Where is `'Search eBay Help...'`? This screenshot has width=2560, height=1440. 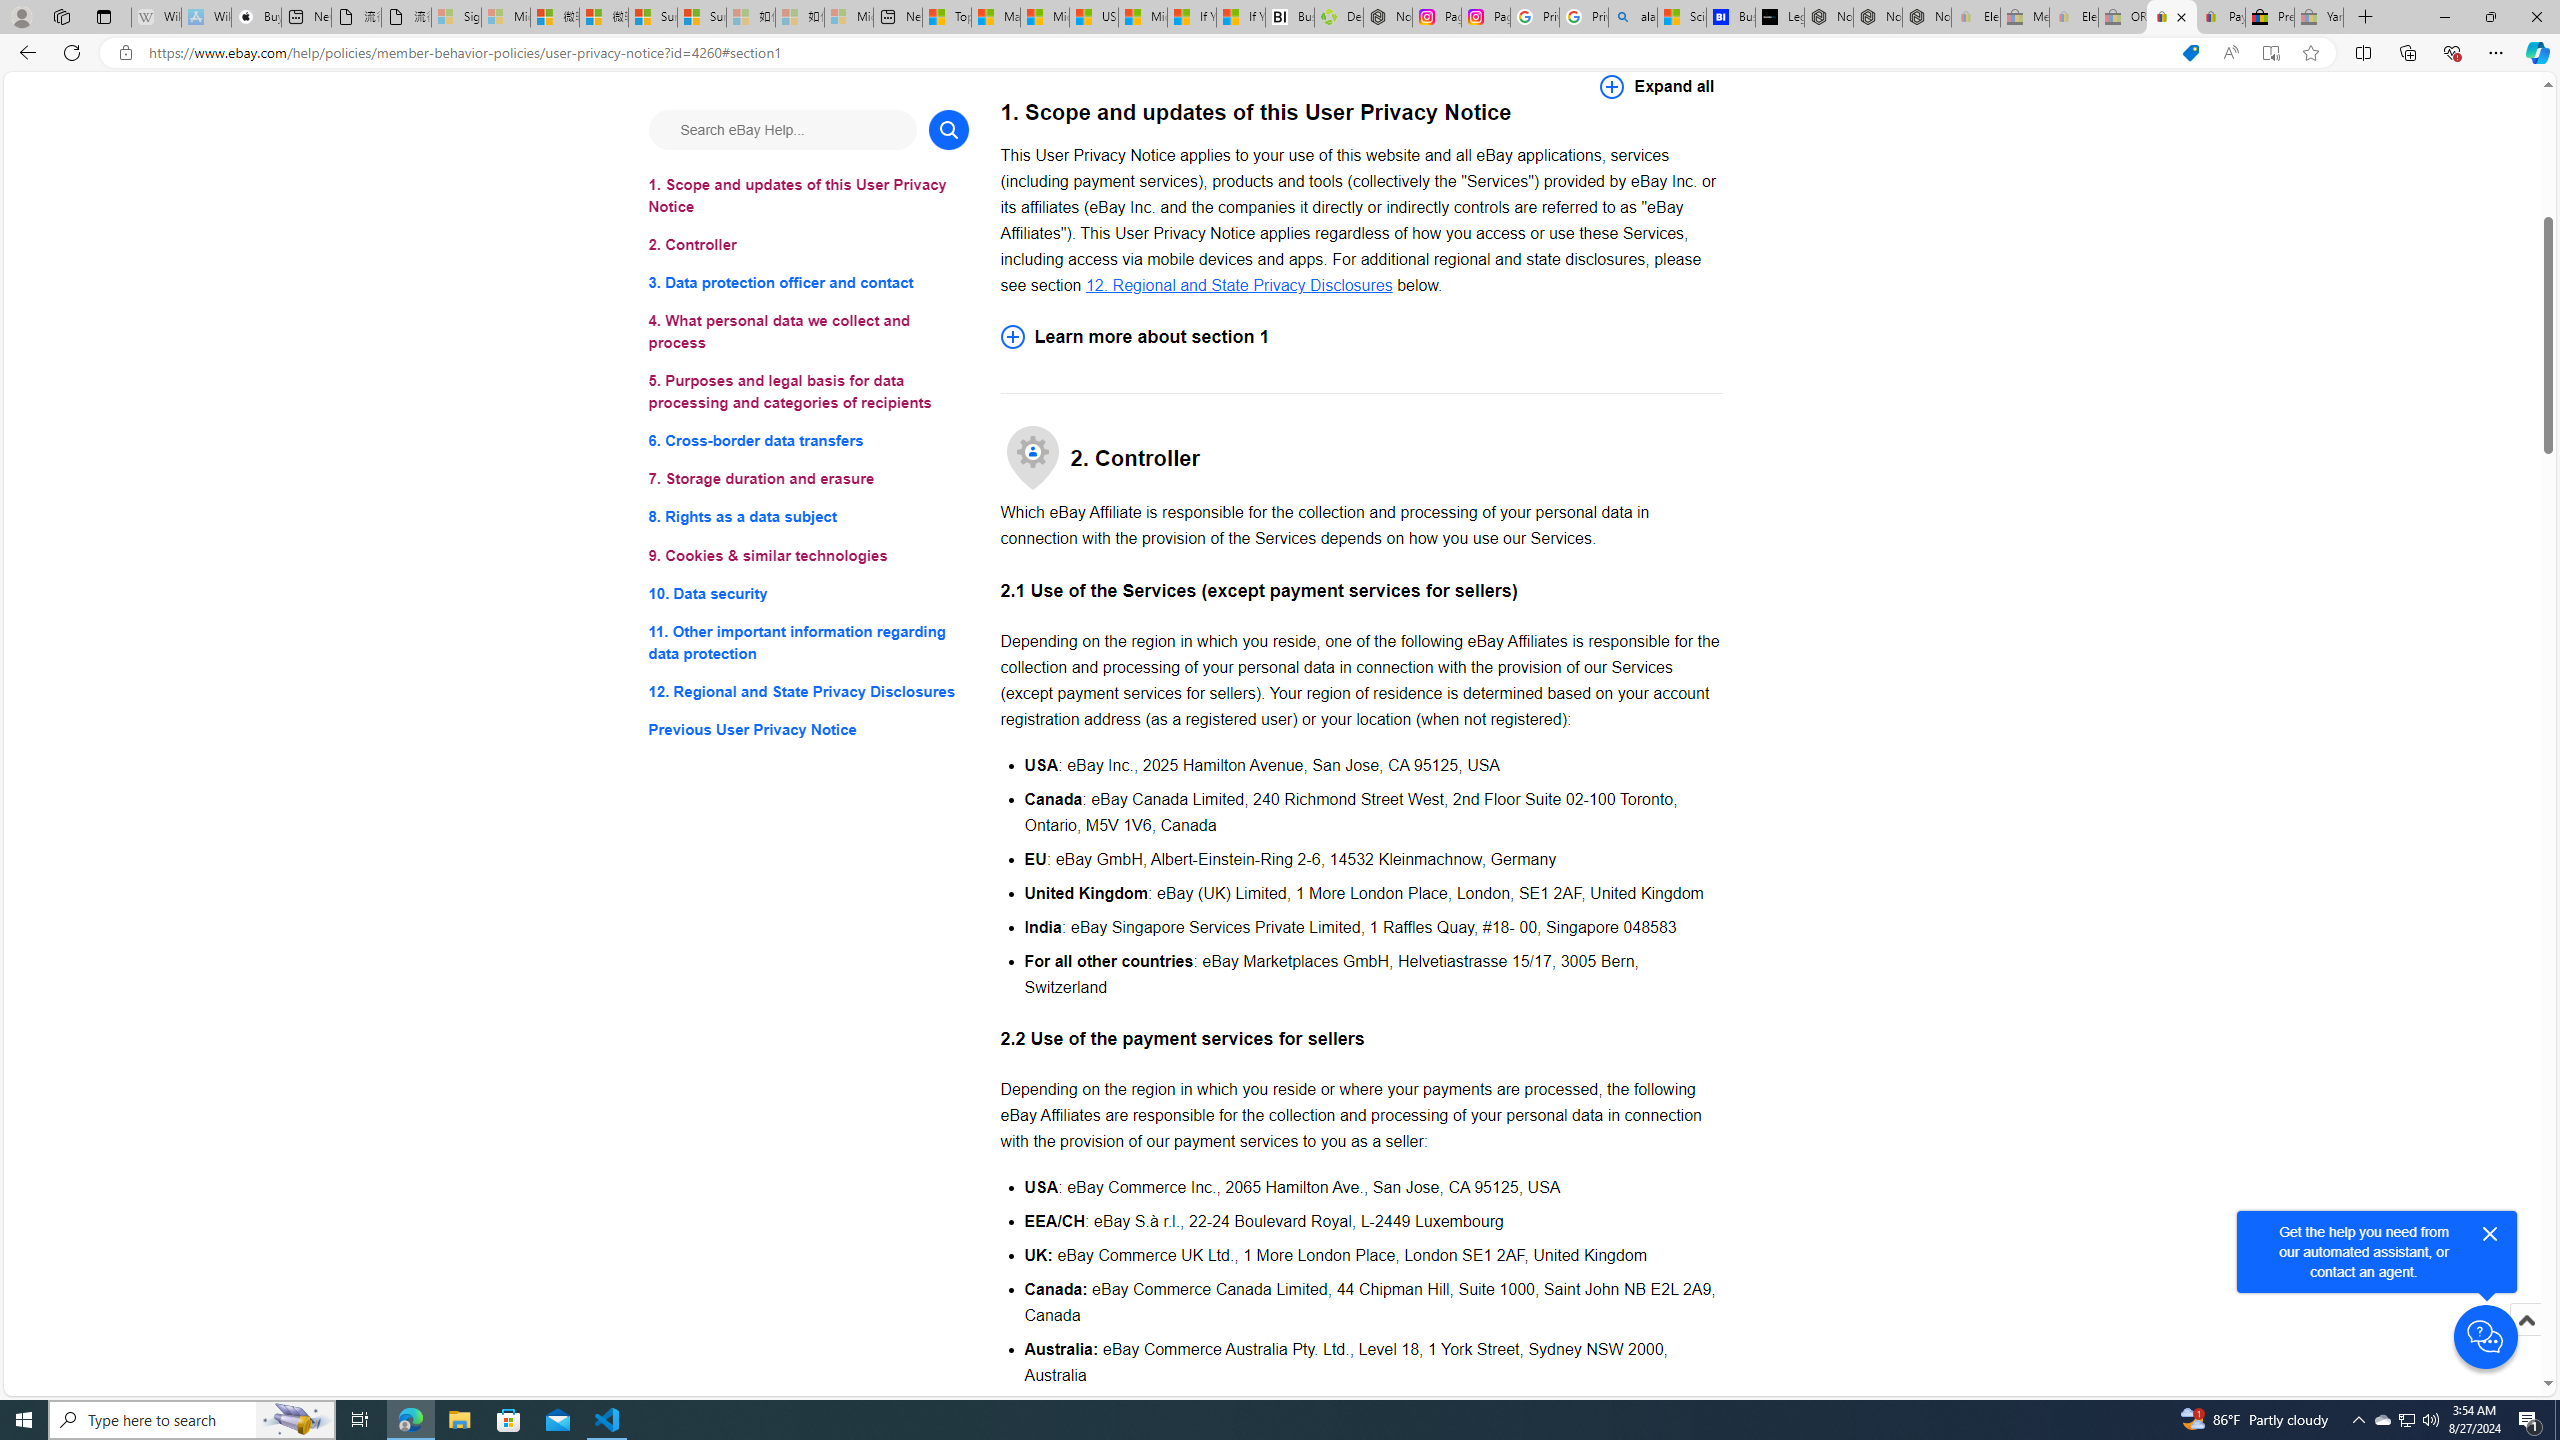
'Search eBay Help...' is located at coordinates (782, 129).